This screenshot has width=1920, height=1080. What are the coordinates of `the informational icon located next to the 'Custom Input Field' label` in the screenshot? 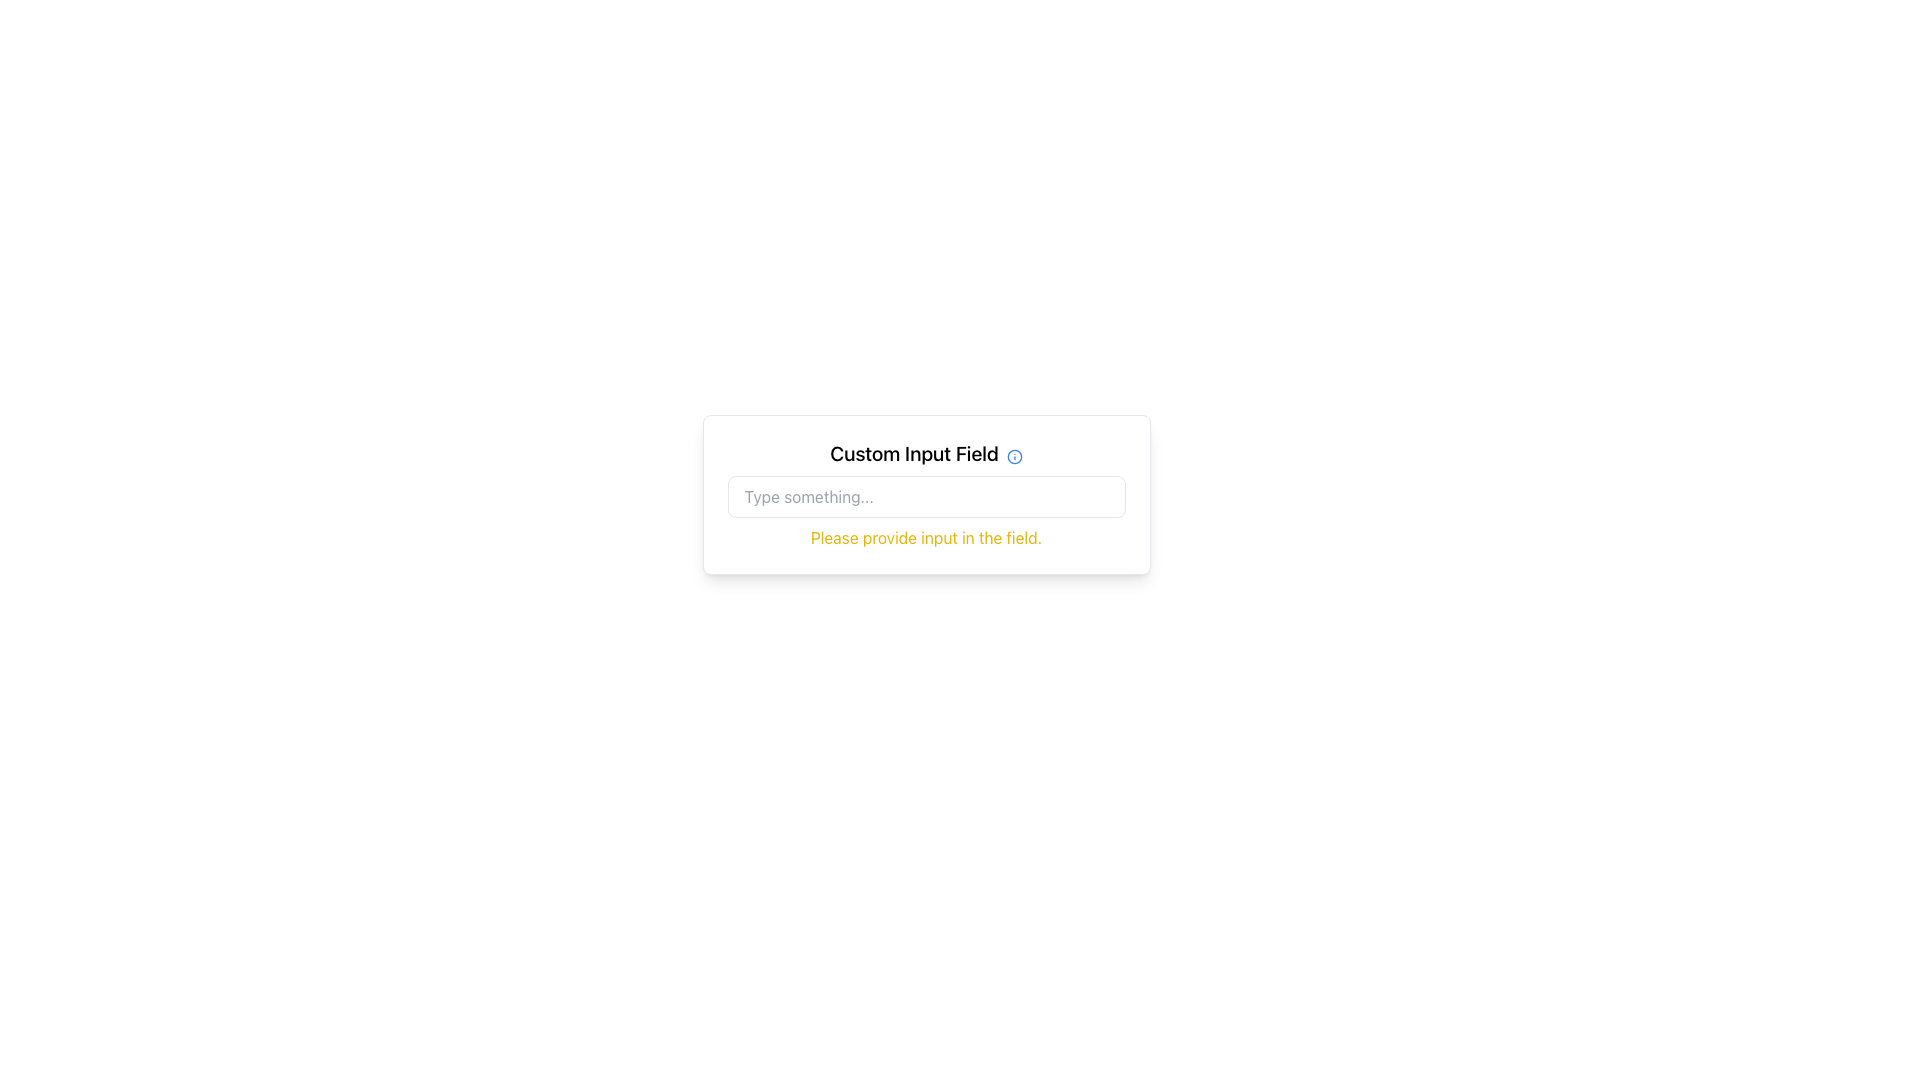 It's located at (1014, 456).